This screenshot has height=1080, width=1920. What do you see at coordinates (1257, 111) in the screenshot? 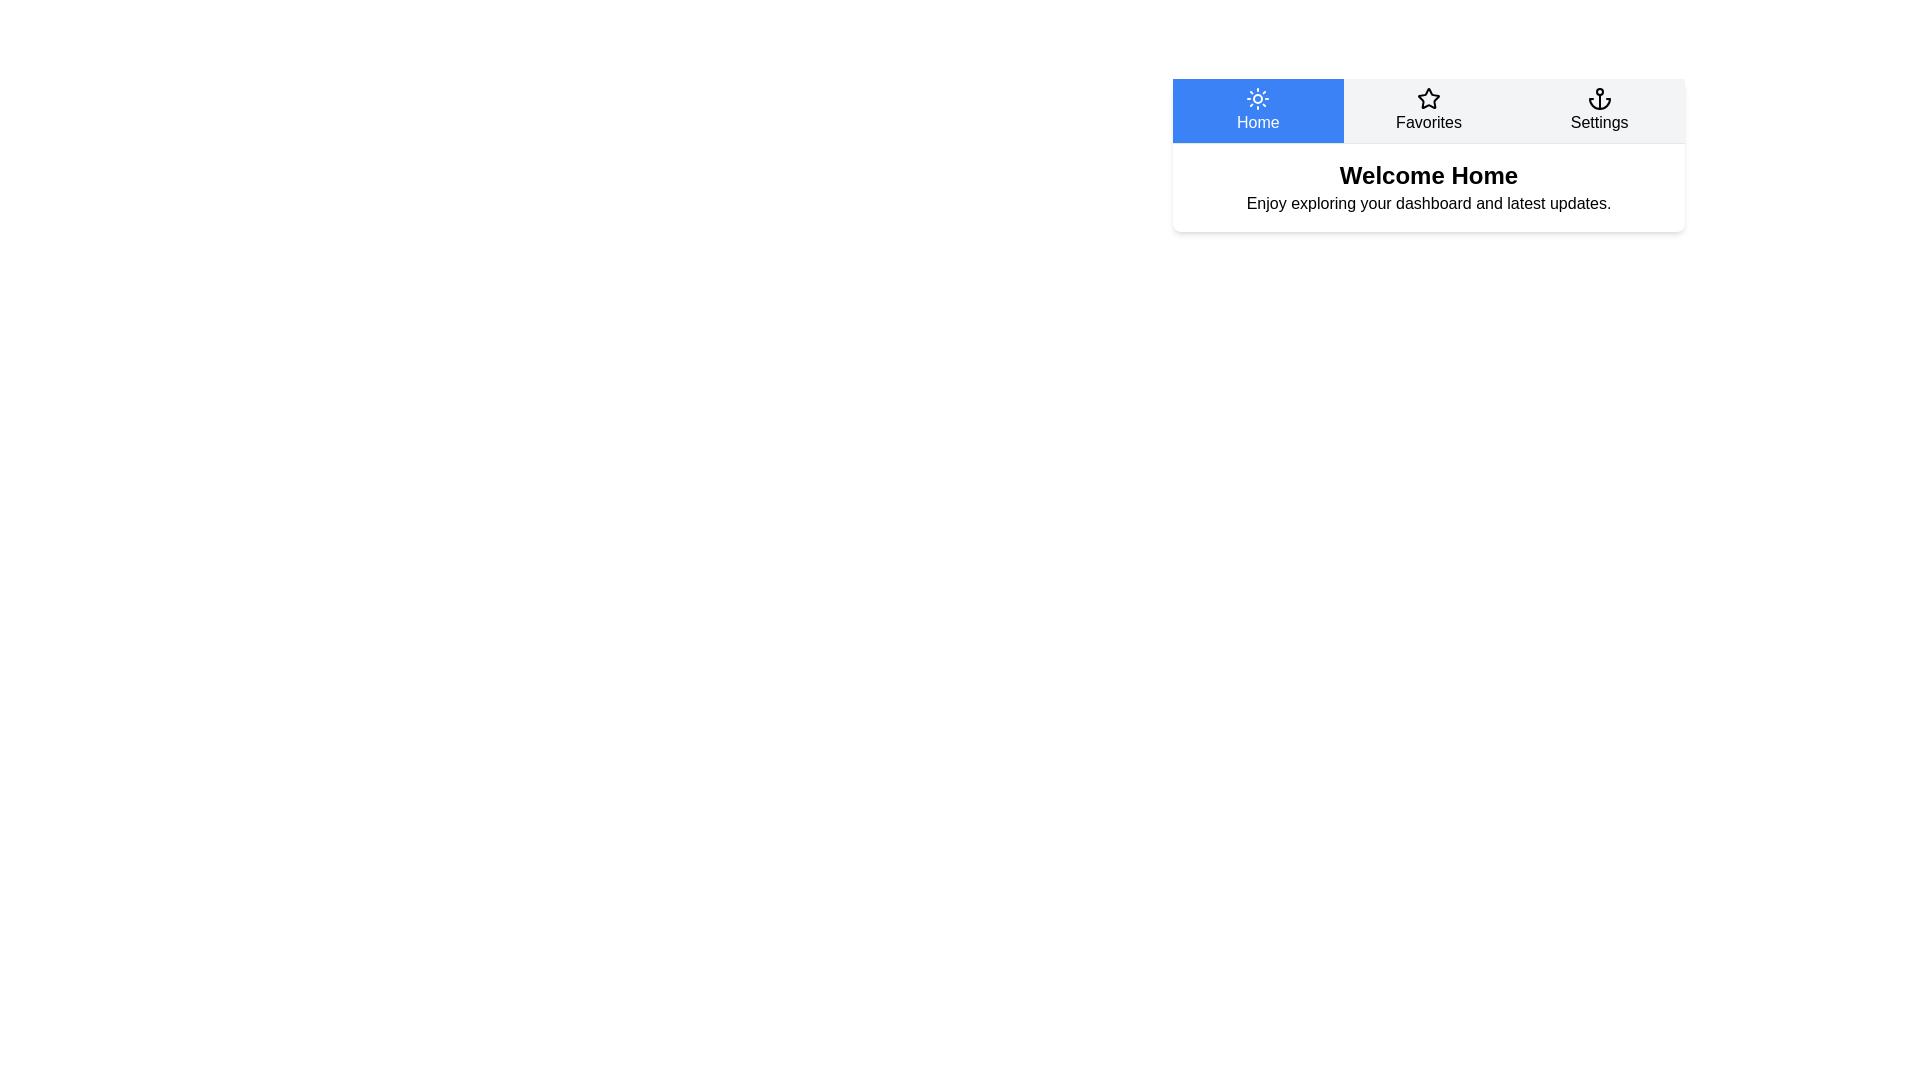
I see `the Home tab to switch to its content` at bounding box center [1257, 111].